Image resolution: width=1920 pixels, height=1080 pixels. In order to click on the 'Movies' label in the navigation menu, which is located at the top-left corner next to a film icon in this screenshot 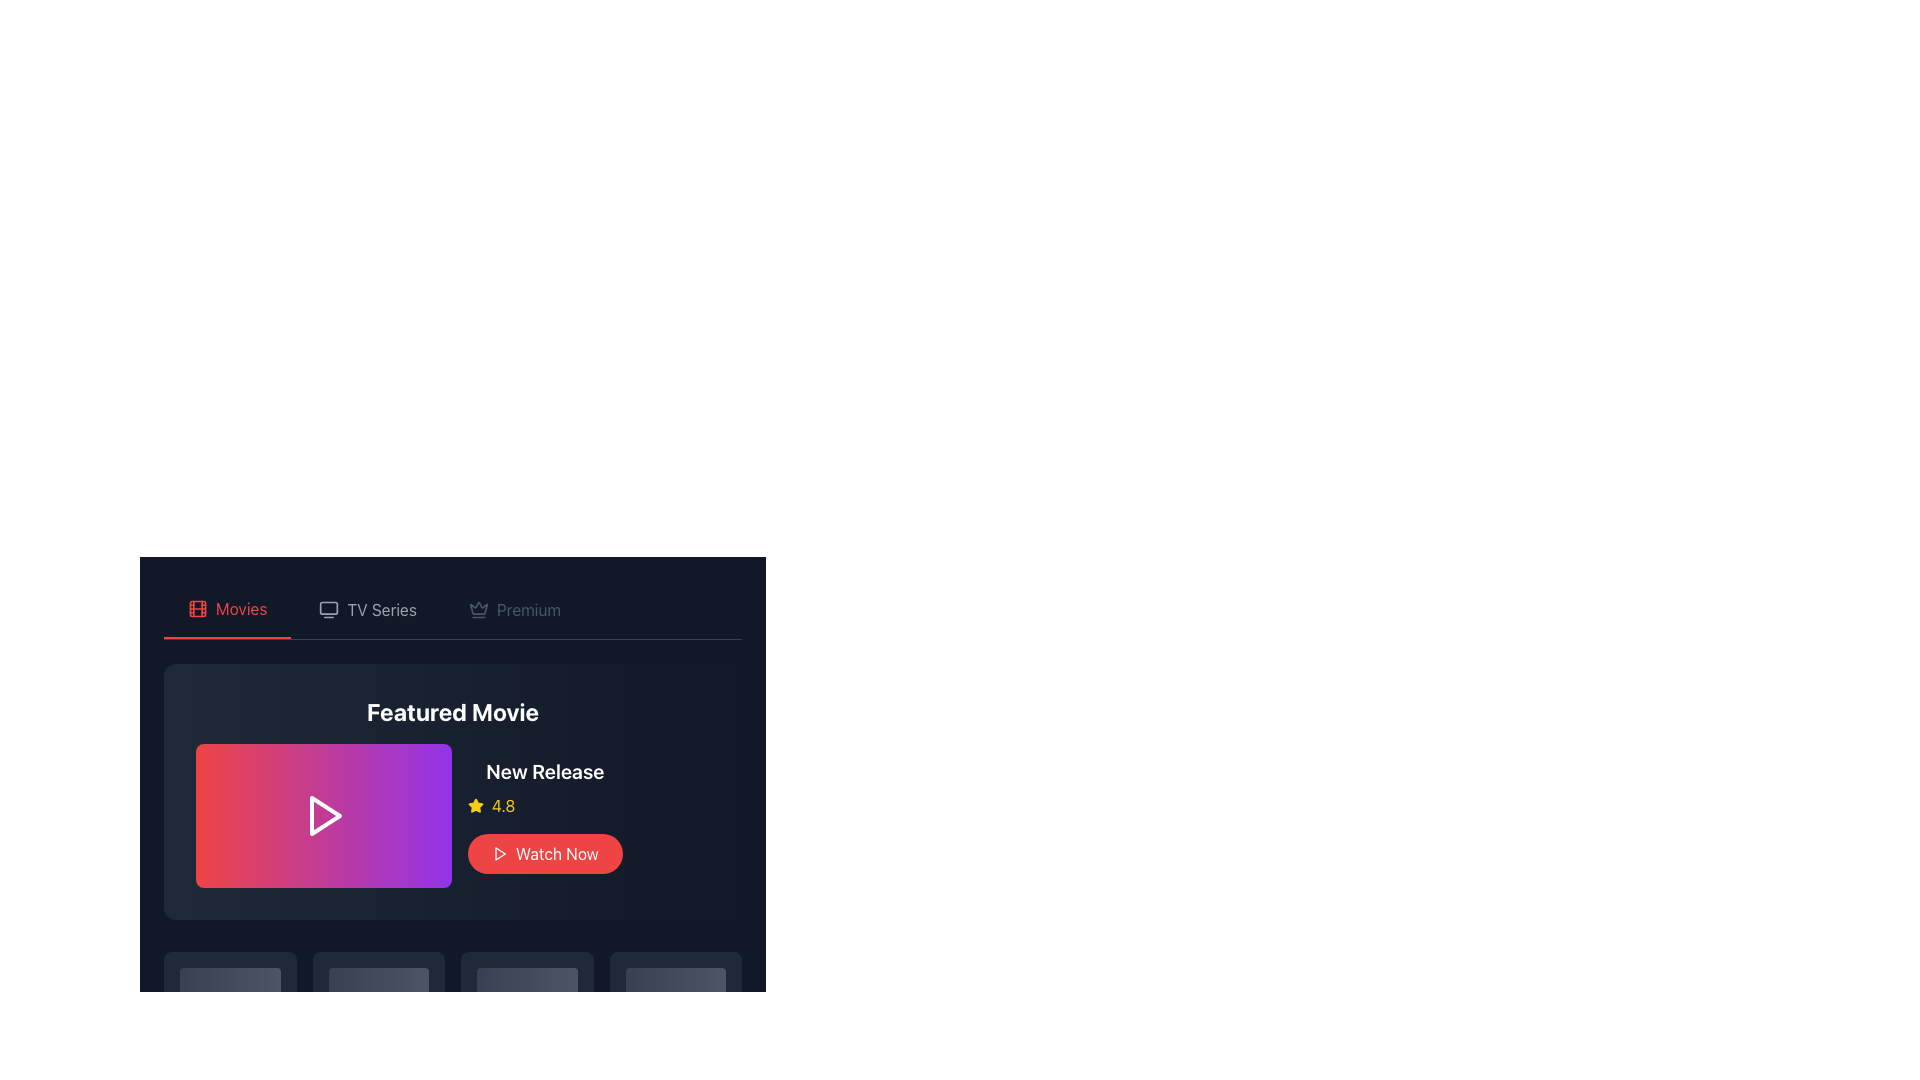, I will do `click(240, 608)`.